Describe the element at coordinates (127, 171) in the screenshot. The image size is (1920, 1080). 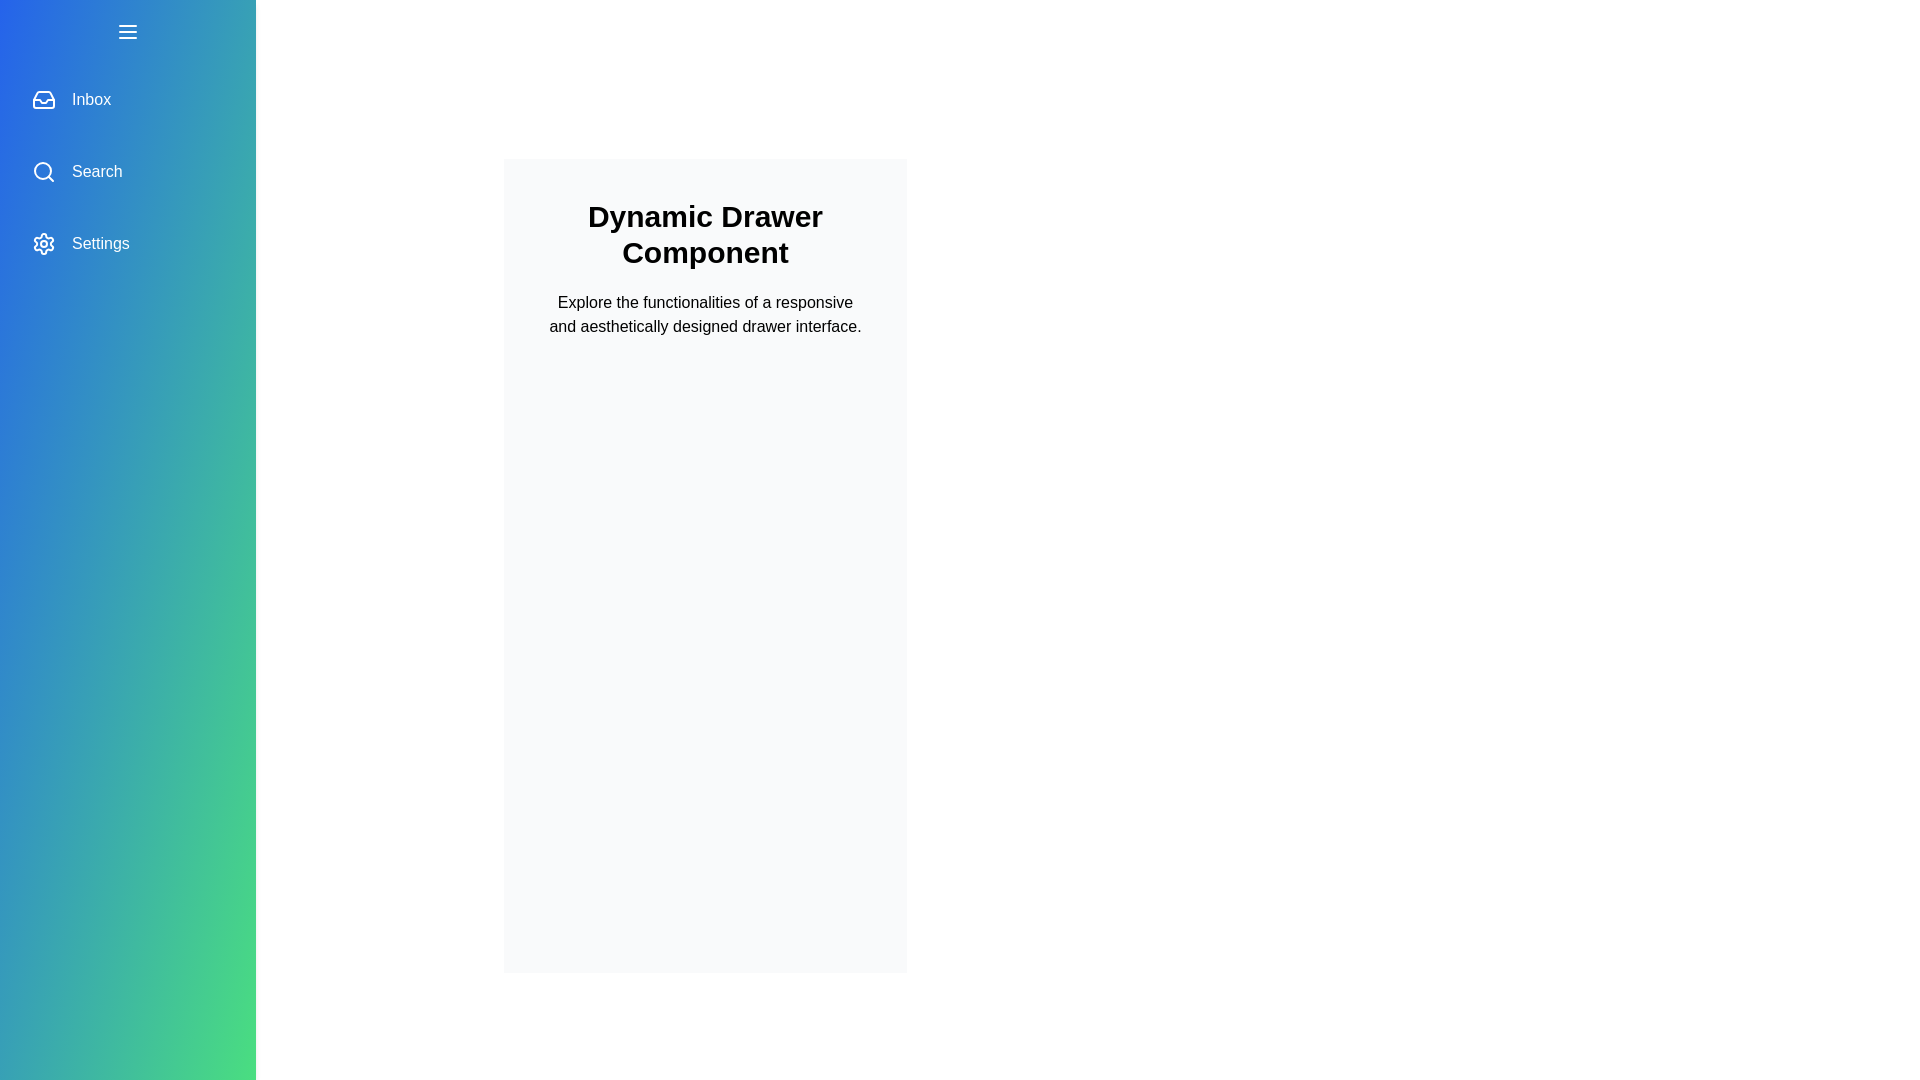
I see `the menu item labeled 'Search' to observe its hover effect` at that location.